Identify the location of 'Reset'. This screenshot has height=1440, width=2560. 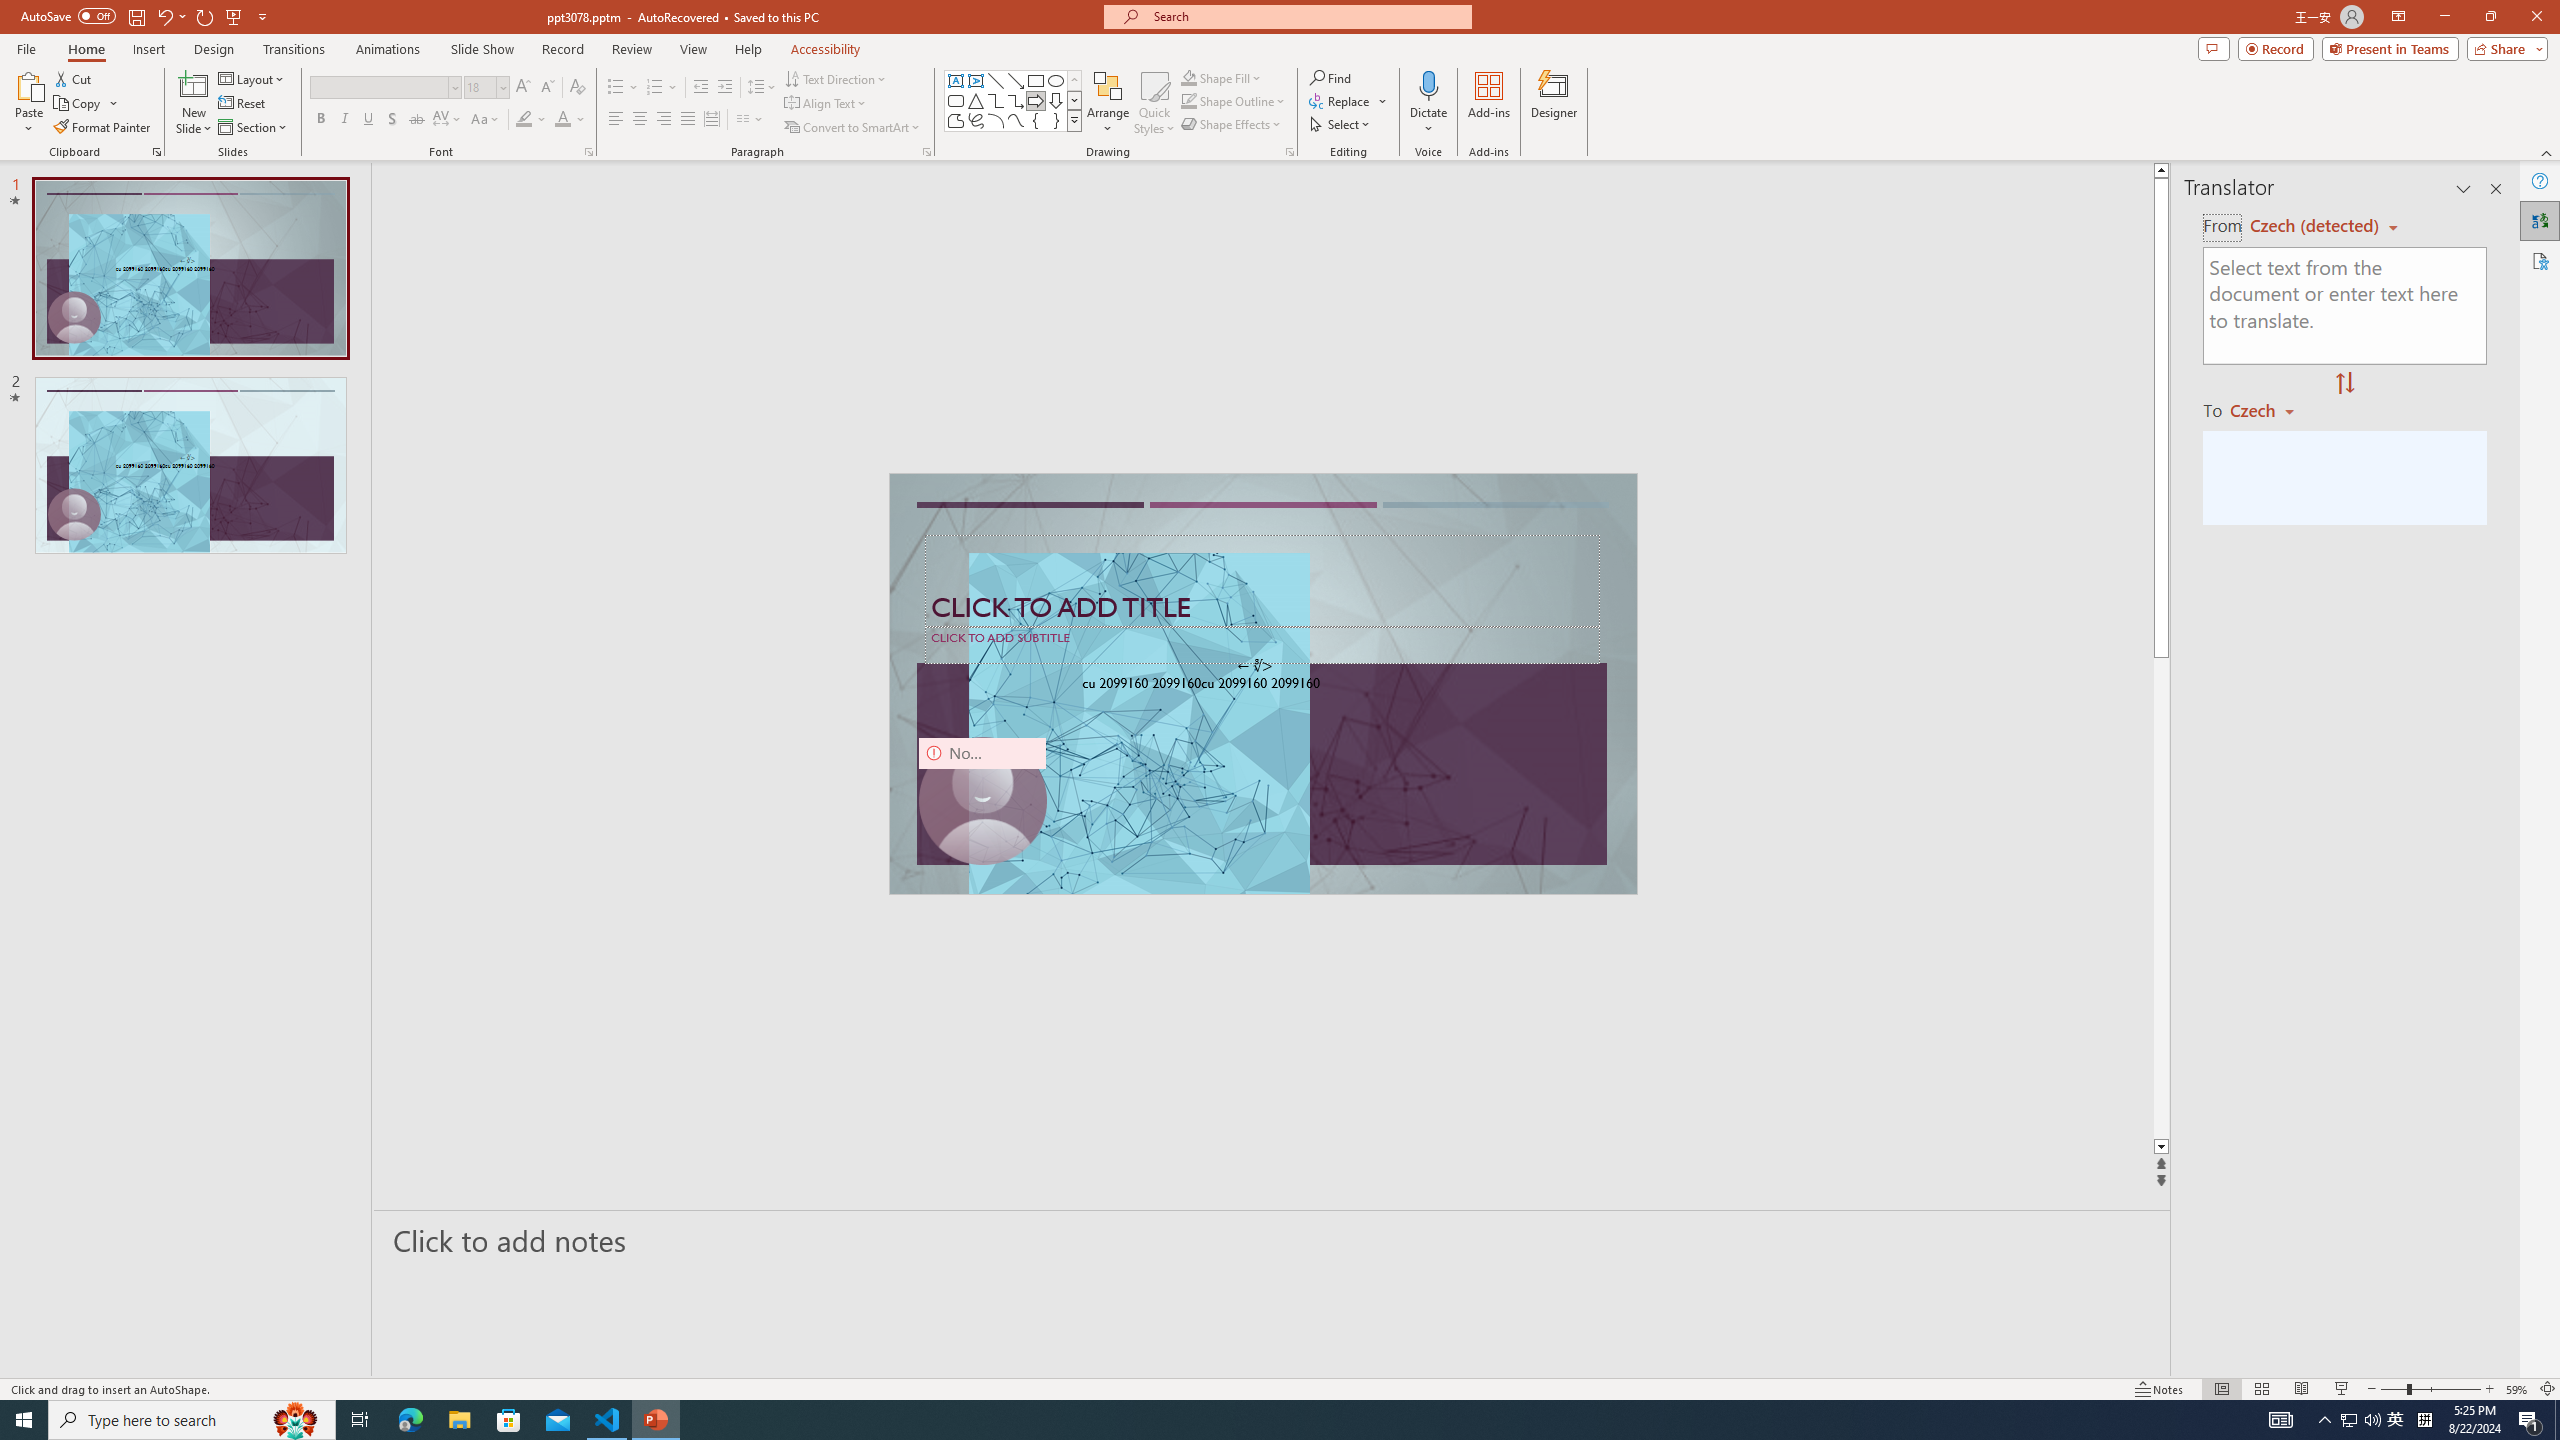
(242, 103).